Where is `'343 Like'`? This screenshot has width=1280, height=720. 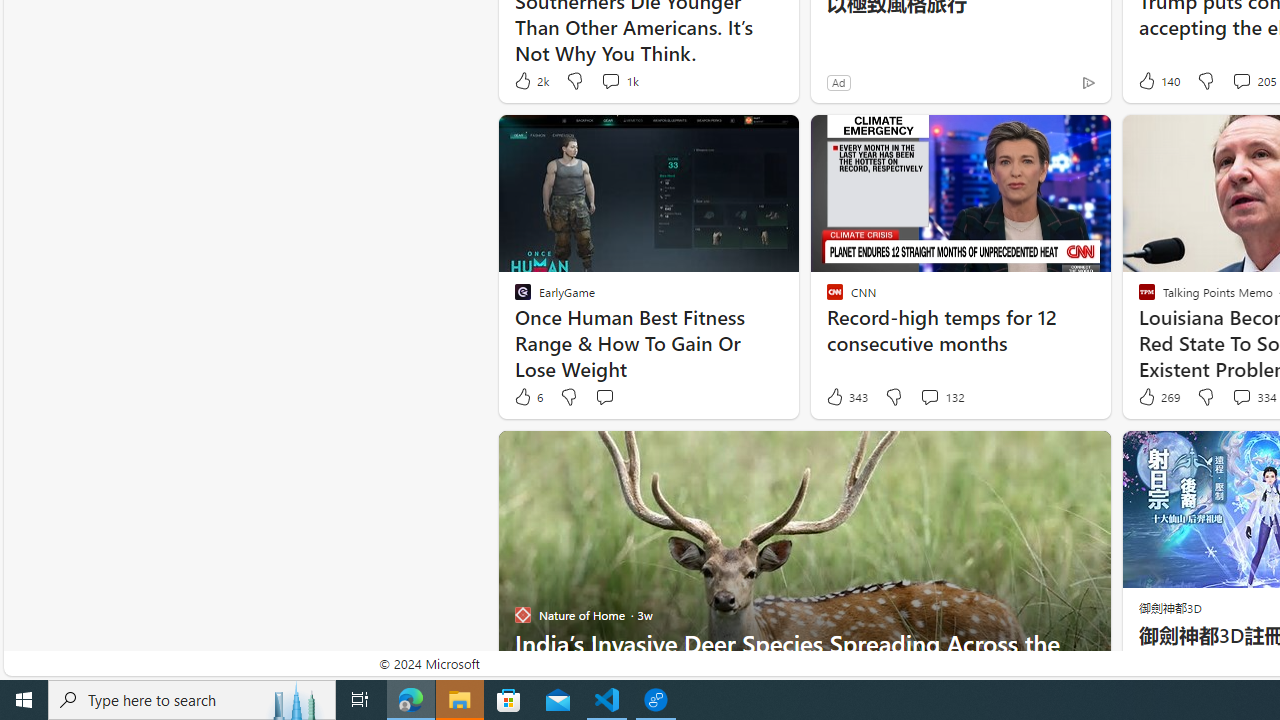 '343 Like' is located at coordinates (846, 397).